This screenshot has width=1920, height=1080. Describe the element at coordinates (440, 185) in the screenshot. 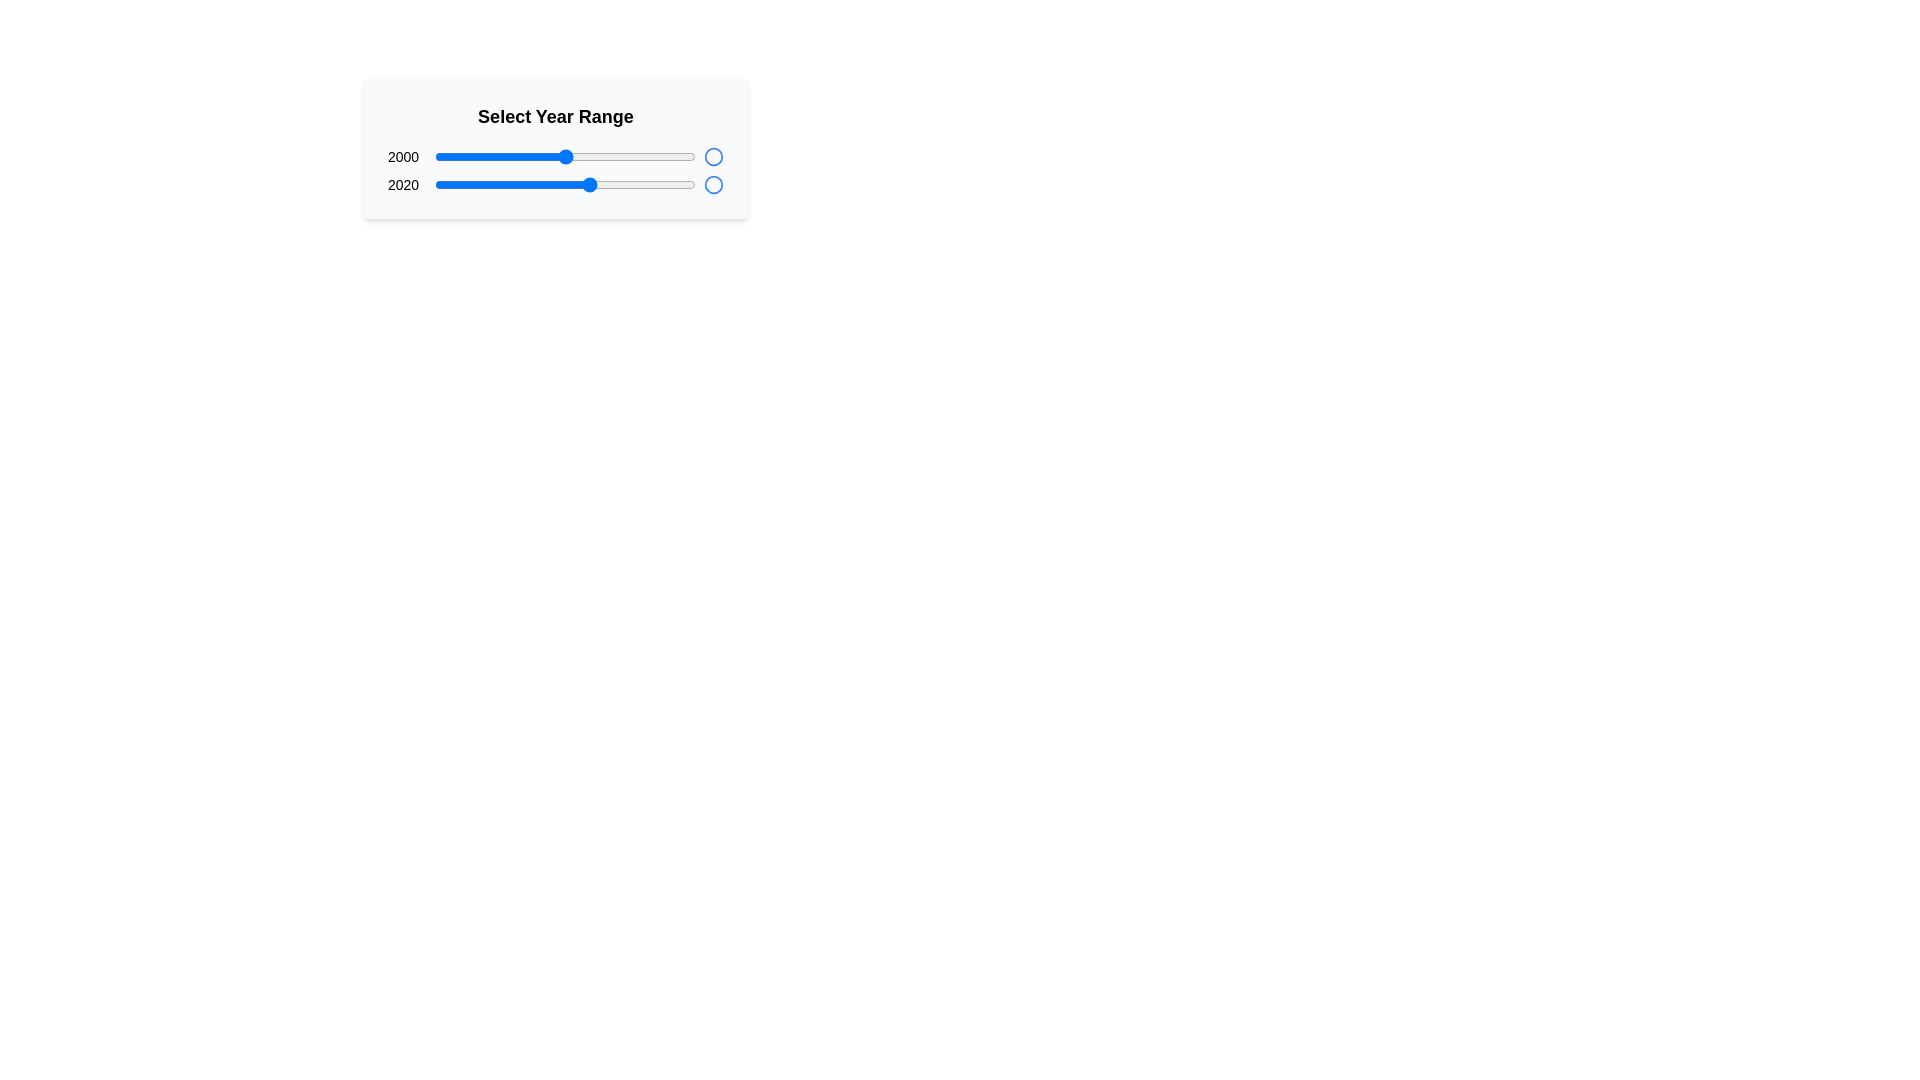

I see `the year value` at that location.